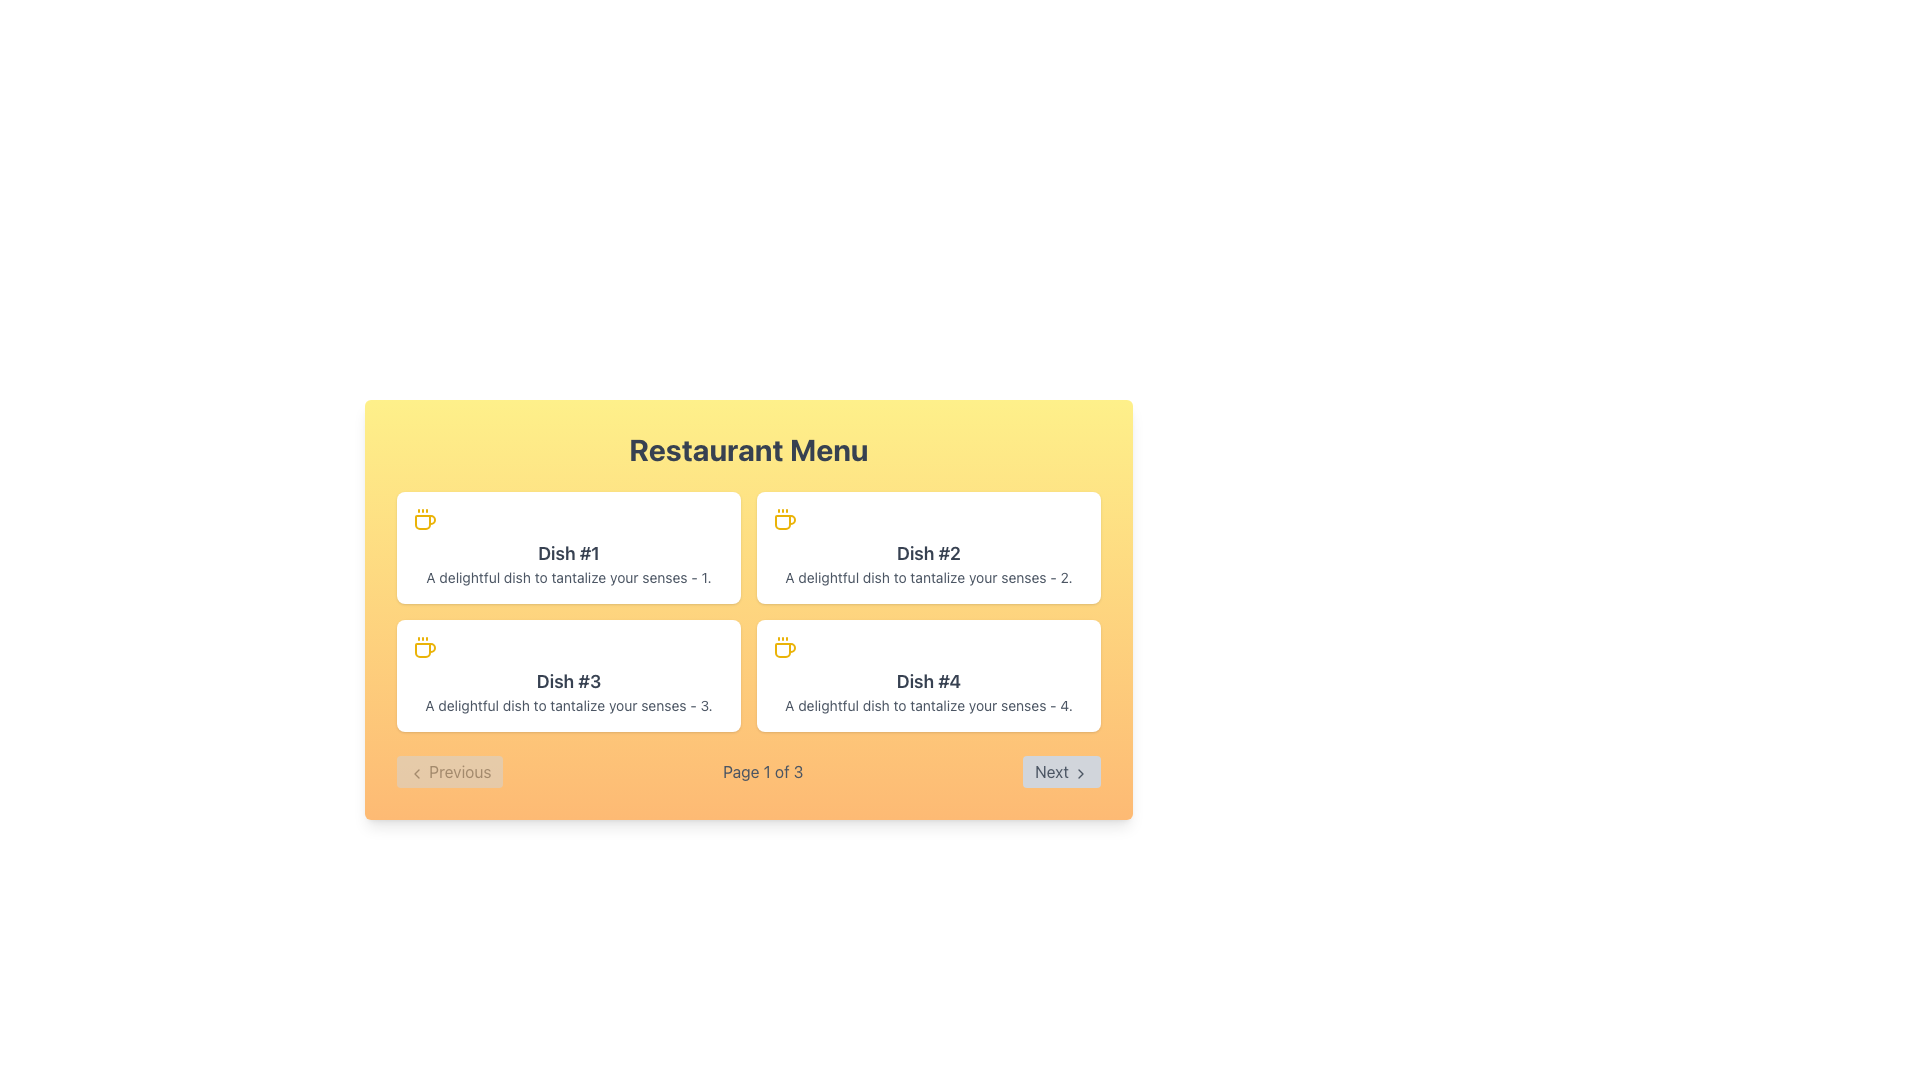 Image resolution: width=1920 pixels, height=1080 pixels. What do you see at coordinates (928, 675) in the screenshot?
I see `the menu entry card representing Dish #4, located in the bottom-right corner of the grid in the 'Restaurant Menu' section` at bounding box center [928, 675].